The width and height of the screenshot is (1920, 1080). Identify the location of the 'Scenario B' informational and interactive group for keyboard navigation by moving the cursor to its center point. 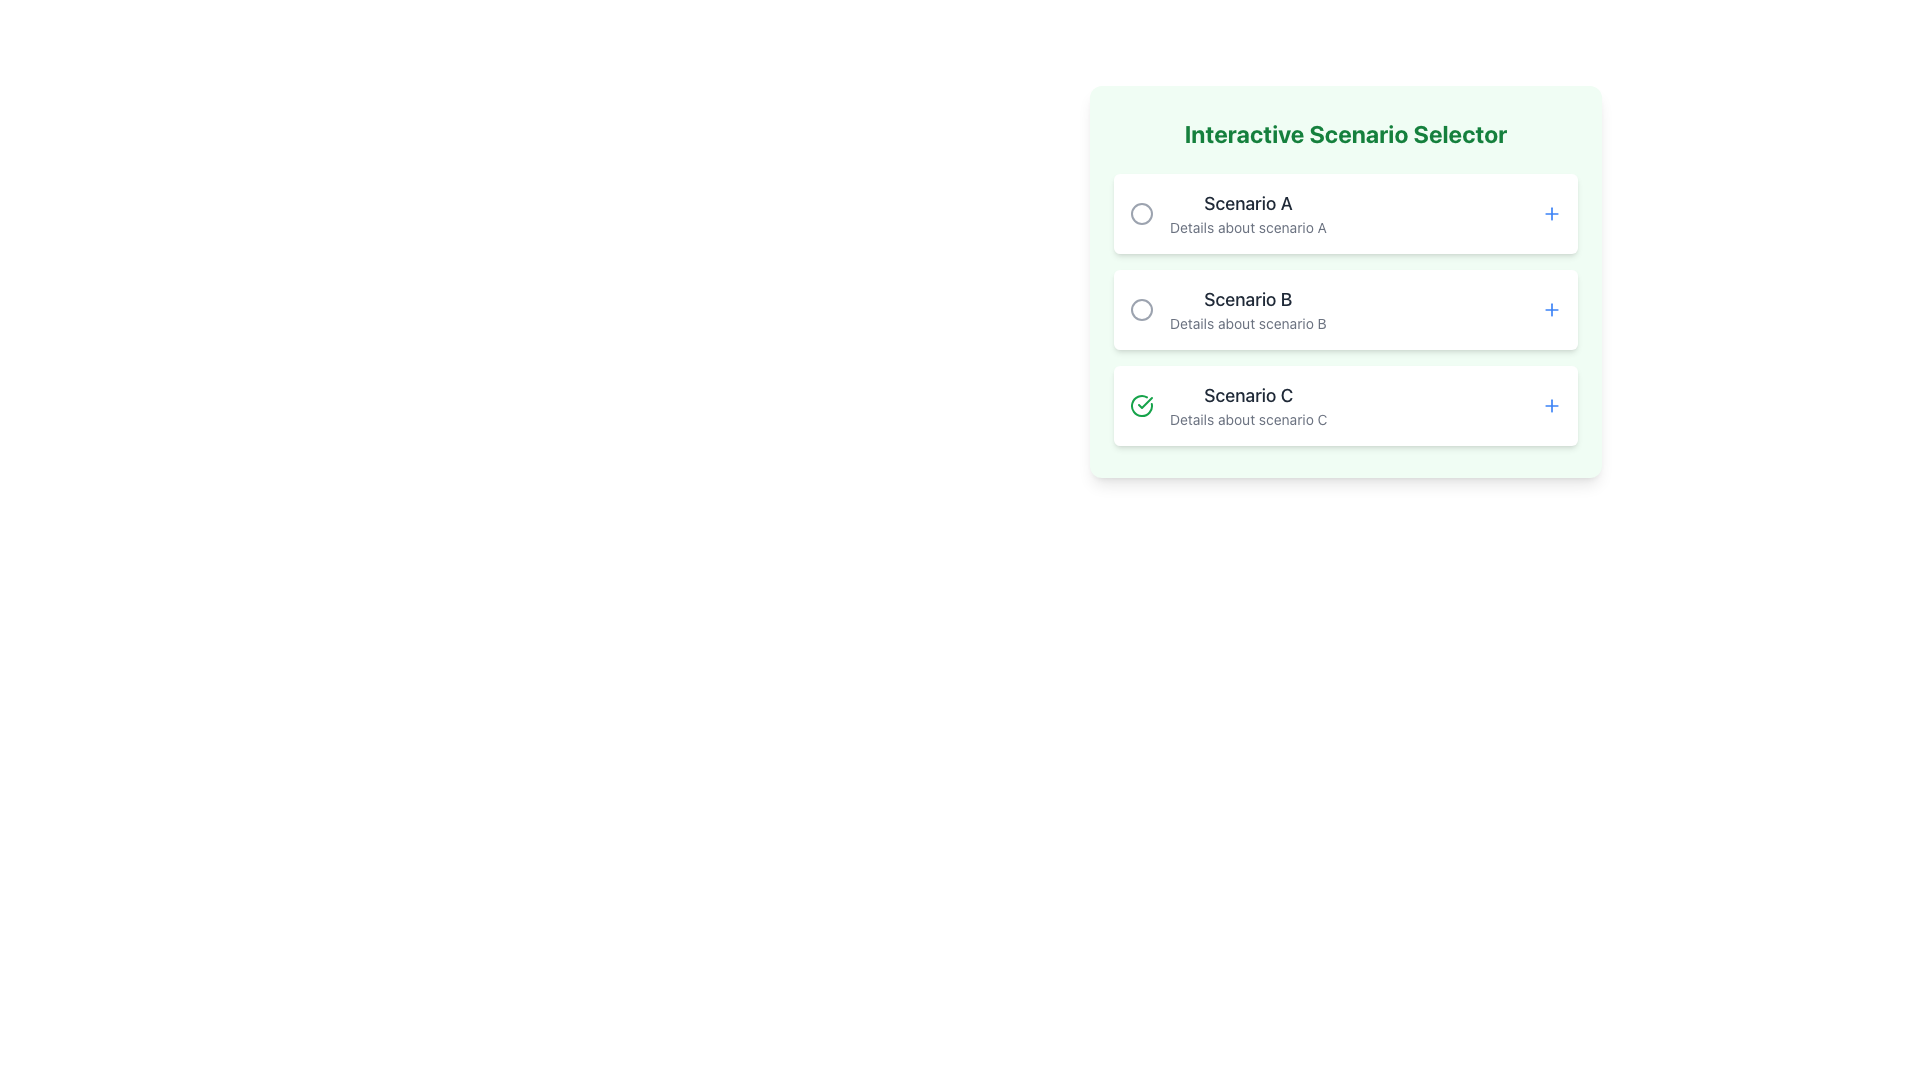
(1227, 309).